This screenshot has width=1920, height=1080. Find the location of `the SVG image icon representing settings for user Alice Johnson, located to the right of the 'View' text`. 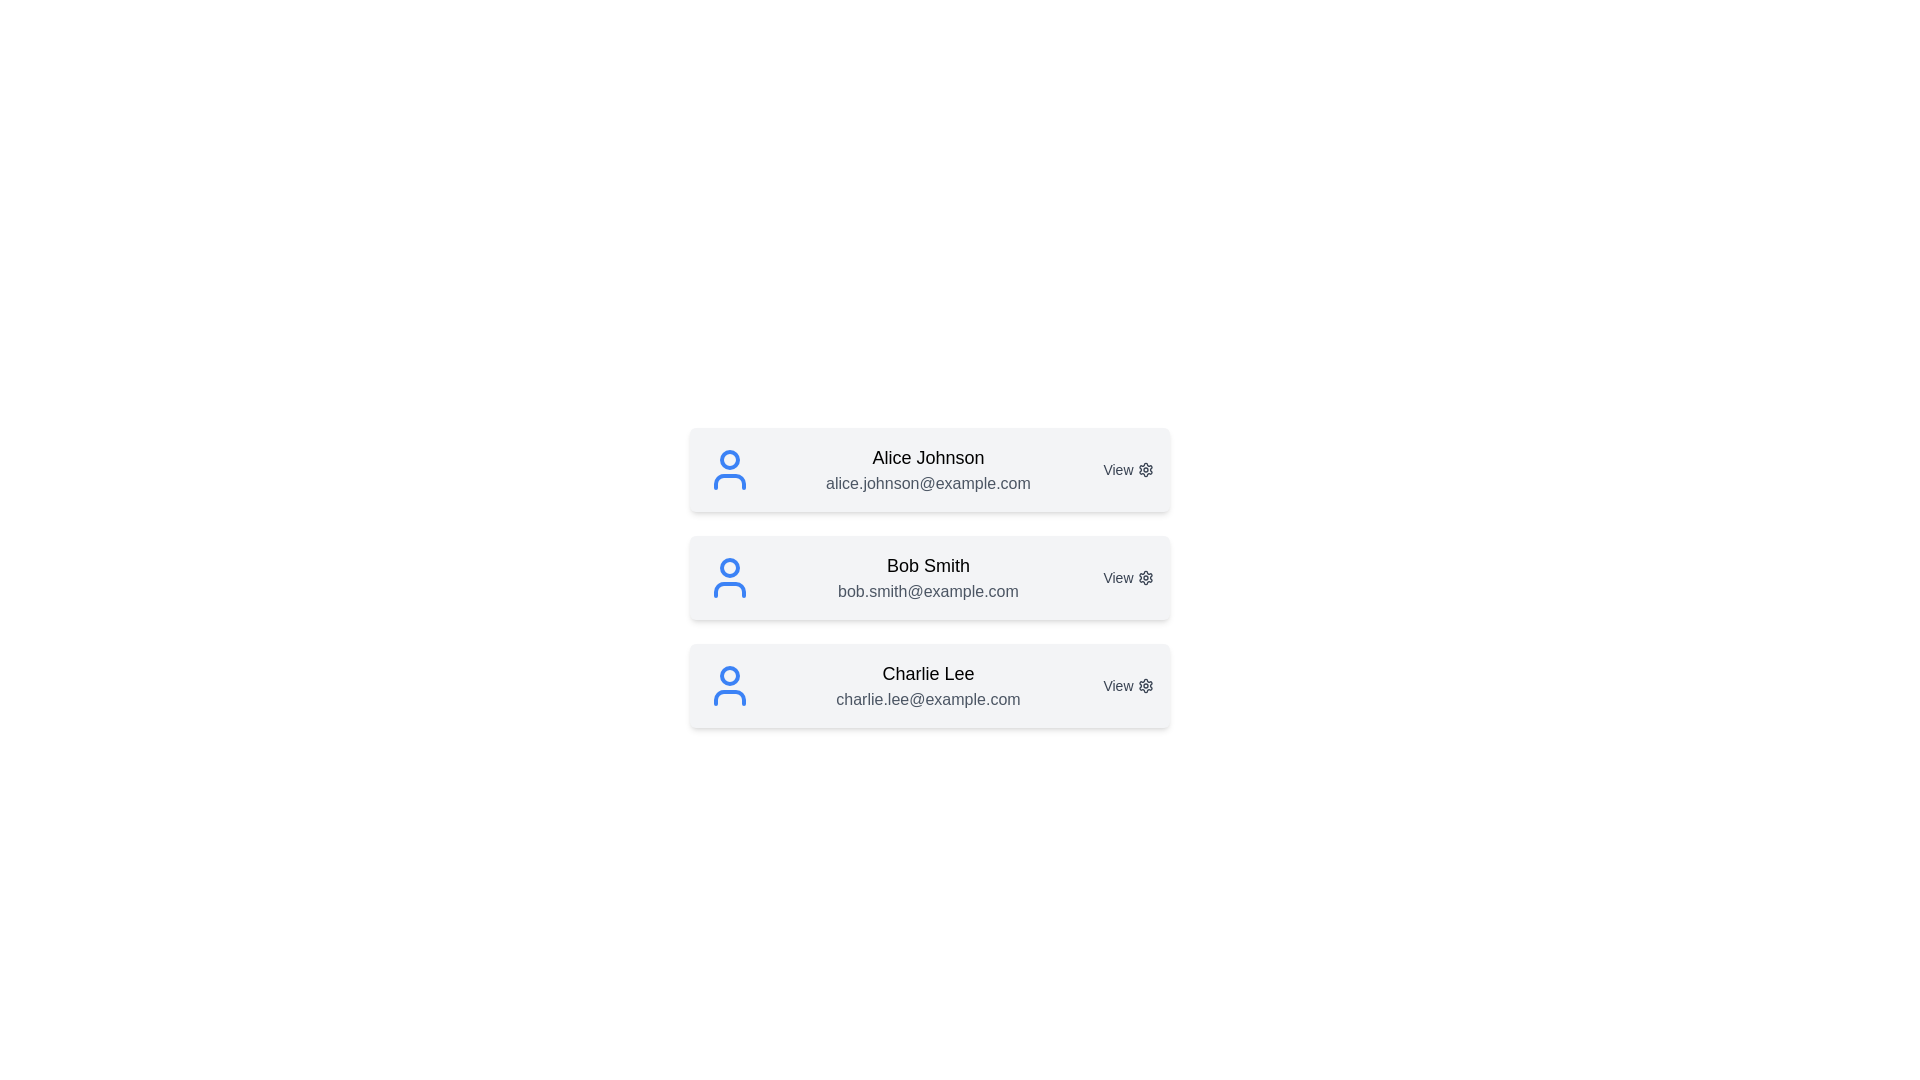

the SVG image icon representing settings for user Alice Johnson, located to the right of the 'View' text is located at coordinates (1145, 470).